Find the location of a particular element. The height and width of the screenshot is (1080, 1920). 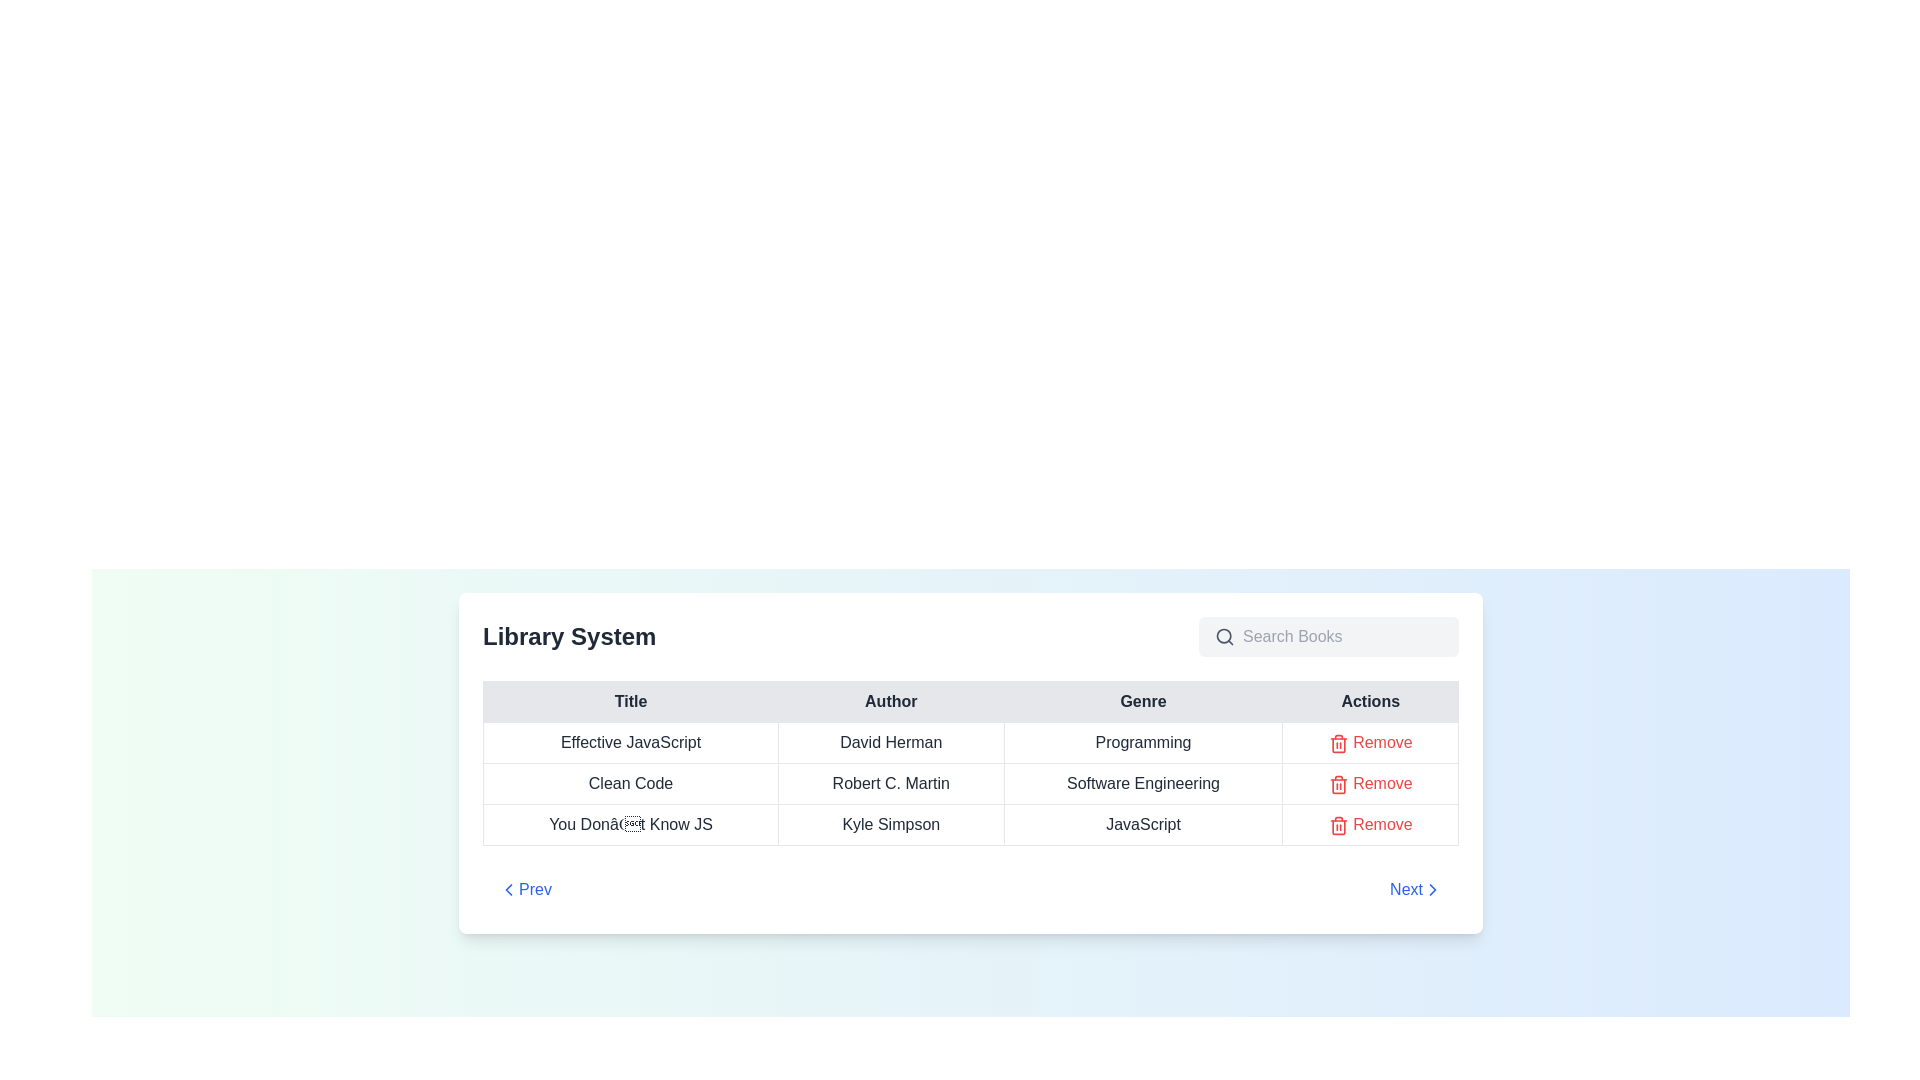

the 'Author' column header in the table, which is the second header cell located between 'Title' and 'Genre' is located at coordinates (890, 701).